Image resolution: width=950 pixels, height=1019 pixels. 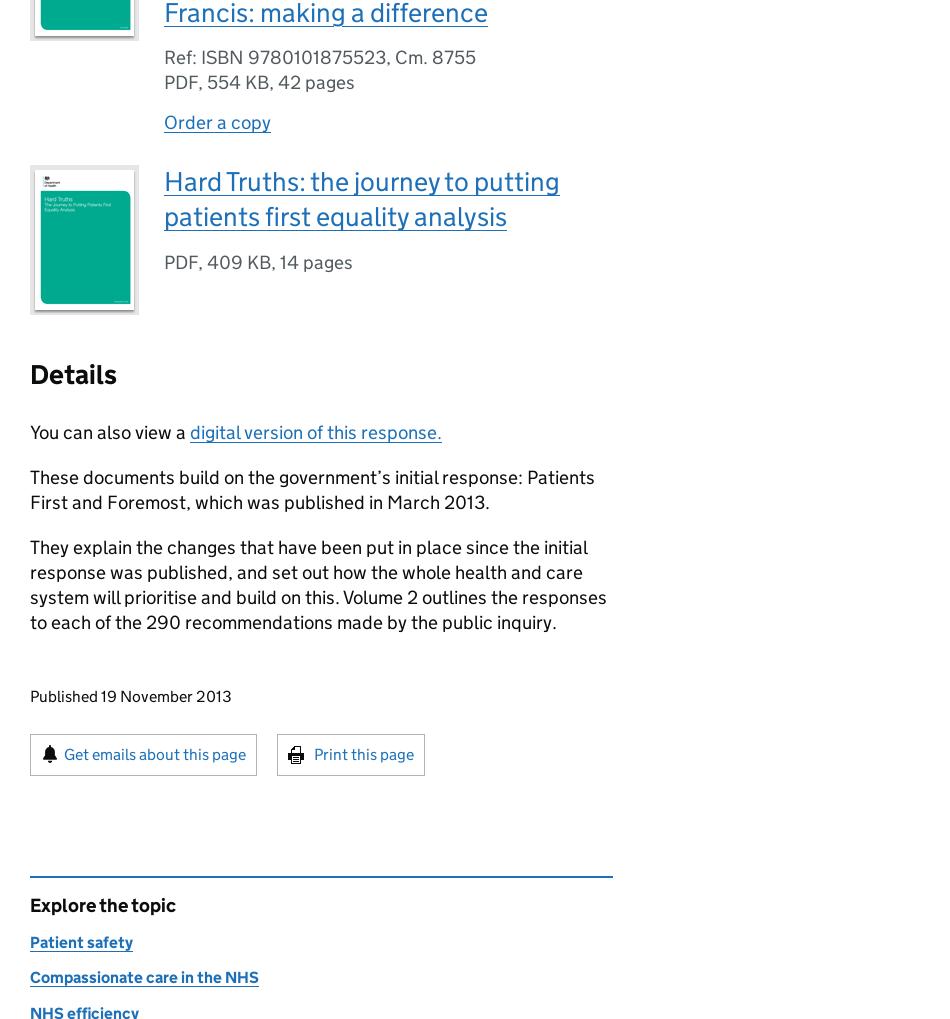 I want to click on 'Ref: ISBN 9780101875523, Cm. 8755', so click(x=318, y=57).